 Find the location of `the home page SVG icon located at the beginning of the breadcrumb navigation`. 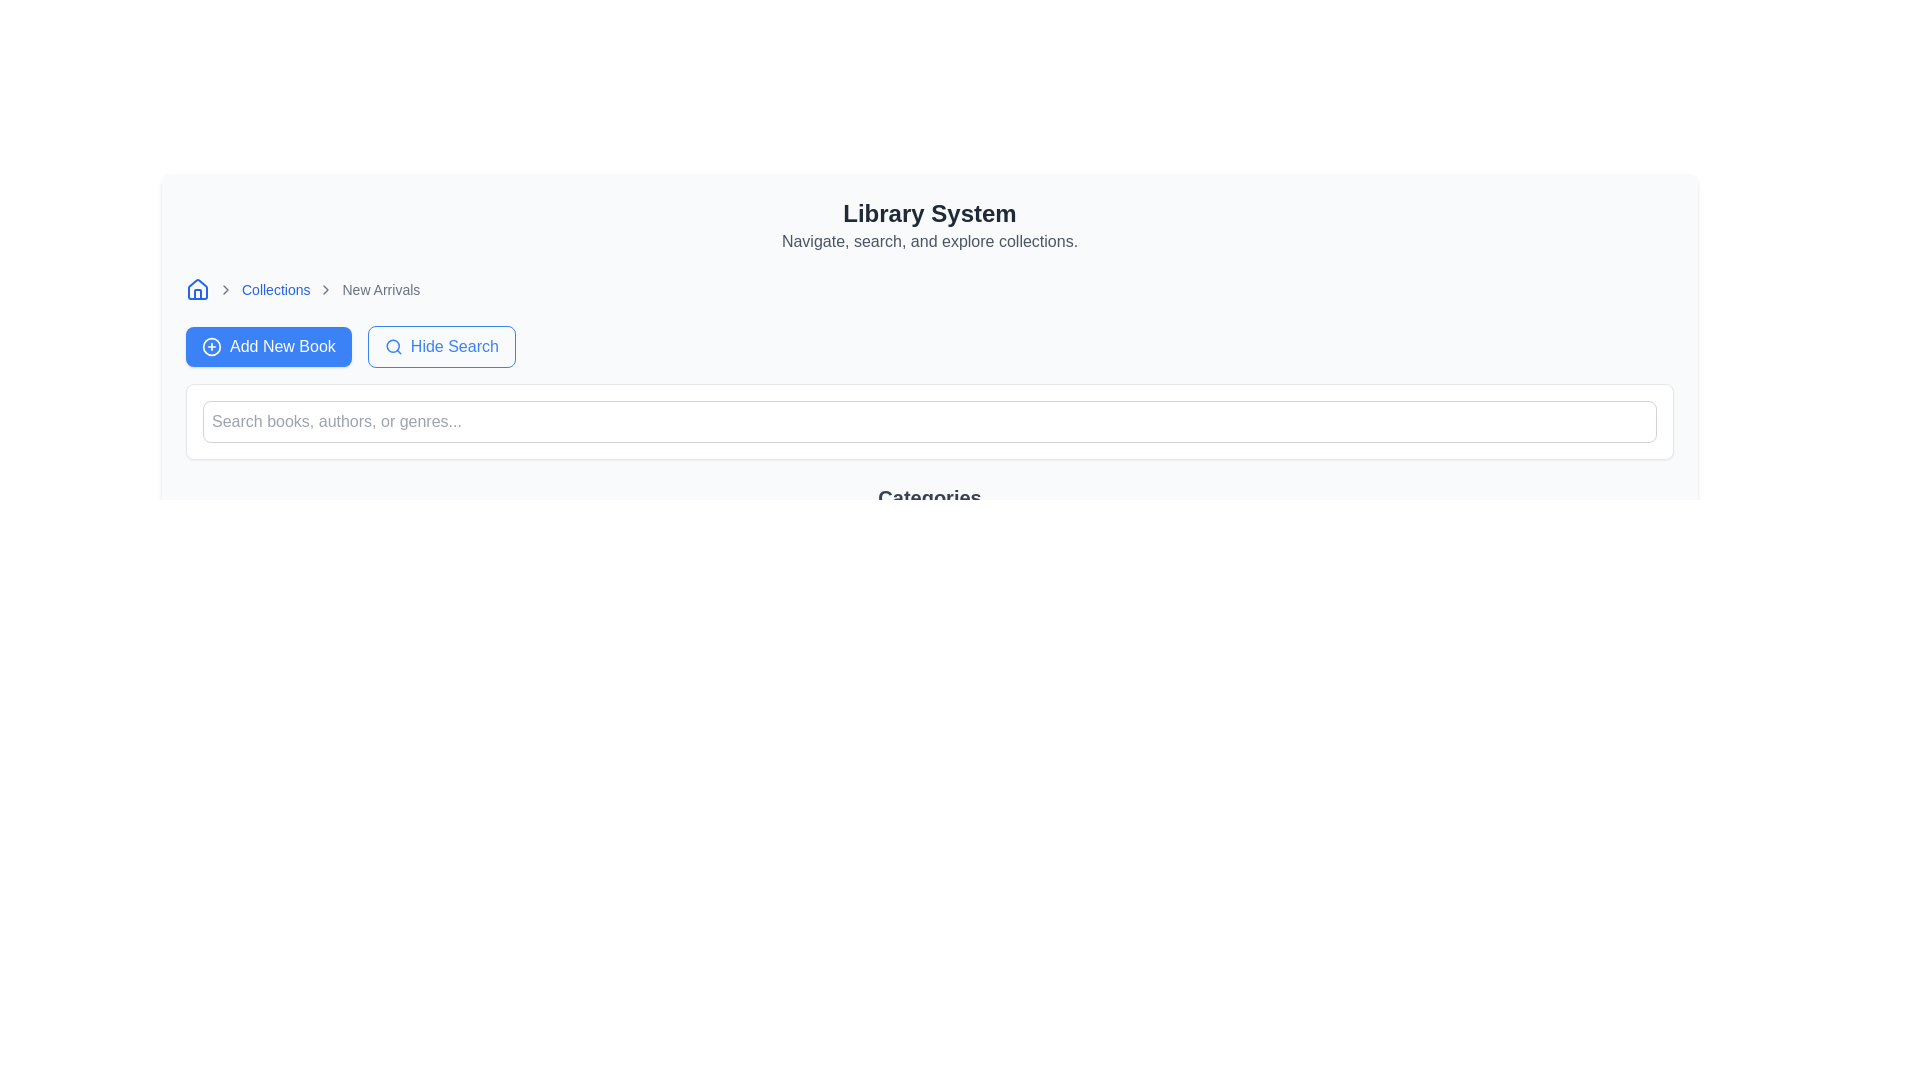

the home page SVG icon located at the beginning of the breadcrumb navigation is located at coordinates (197, 289).